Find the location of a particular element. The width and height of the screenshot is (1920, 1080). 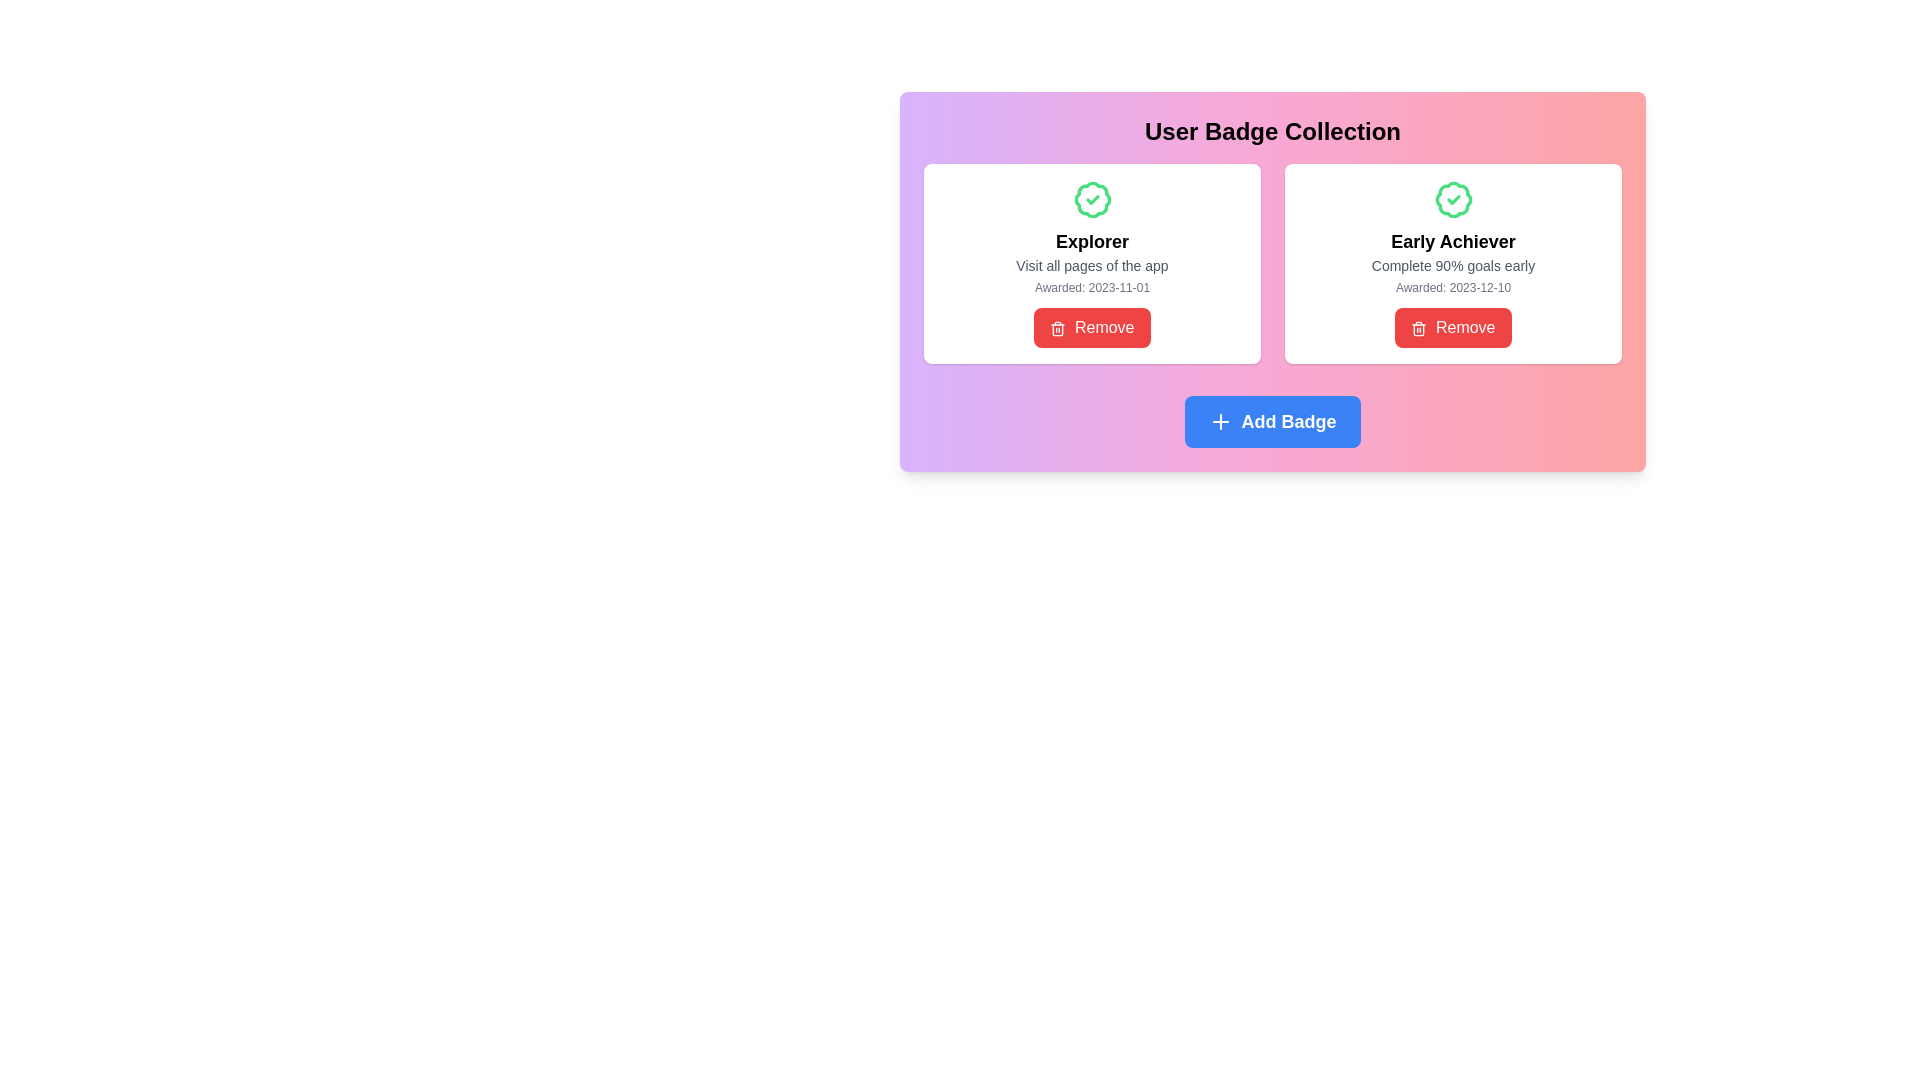

the 'Add Badge' button which contains a decorative icon to the left of the button's text is located at coordinates (1220, 420).